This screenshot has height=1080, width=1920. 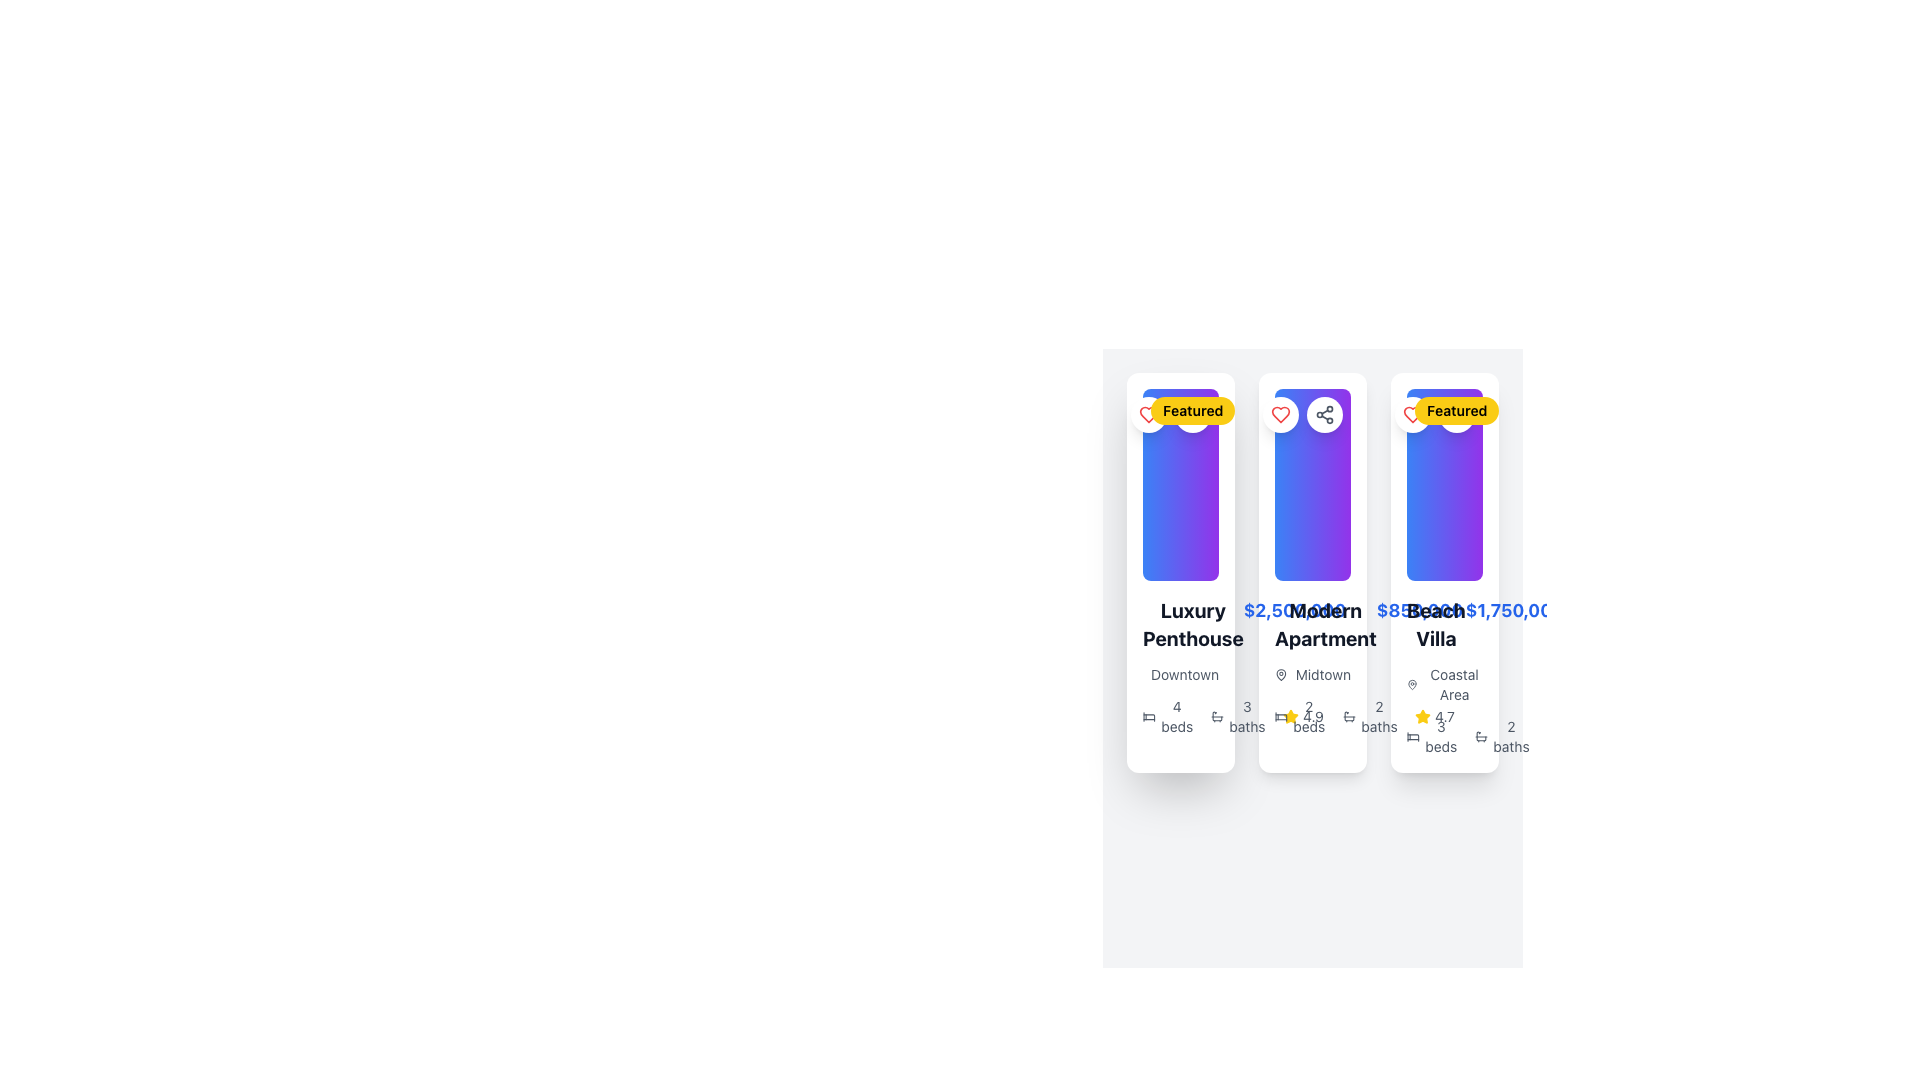 I want to click on the text label indicating the number of bedrooms in the 'Beach Villa' card, located under the 'Coastal Area' description and accompanied by a small bed icon, so click(x=1441, y=736).